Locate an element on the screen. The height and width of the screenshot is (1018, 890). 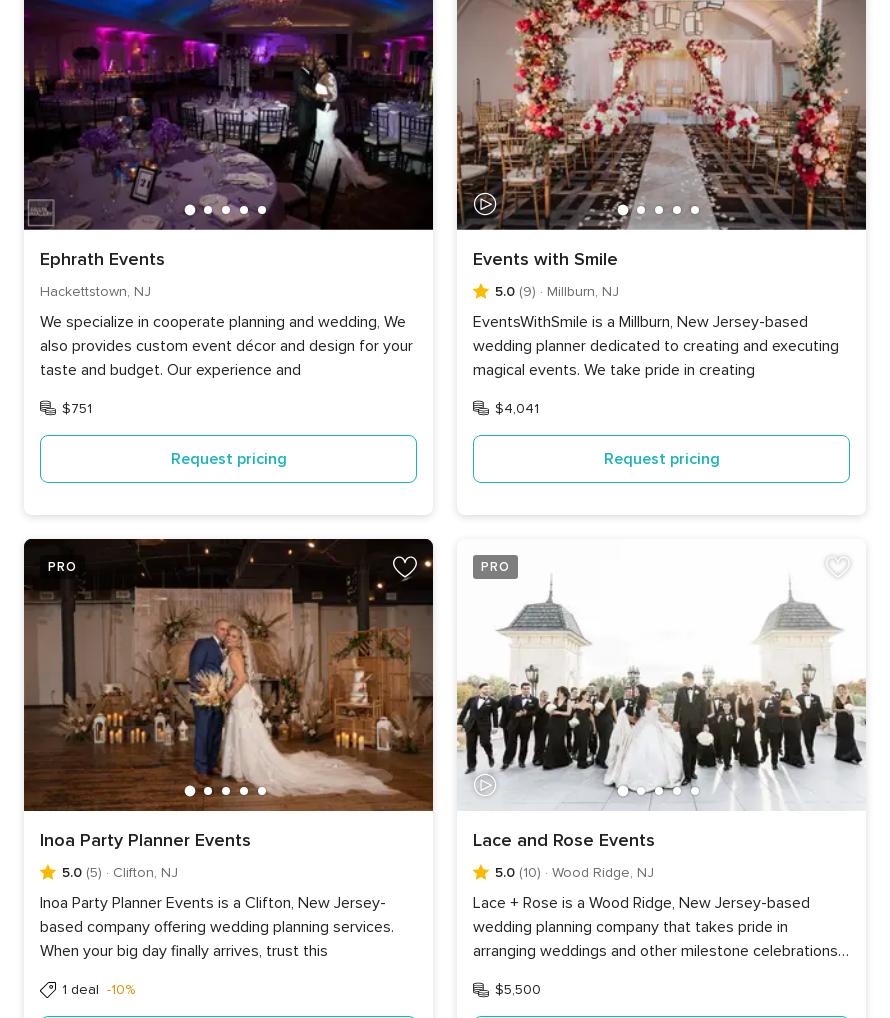
'Lace and Rose Events' is located at coordinates (562, 838).